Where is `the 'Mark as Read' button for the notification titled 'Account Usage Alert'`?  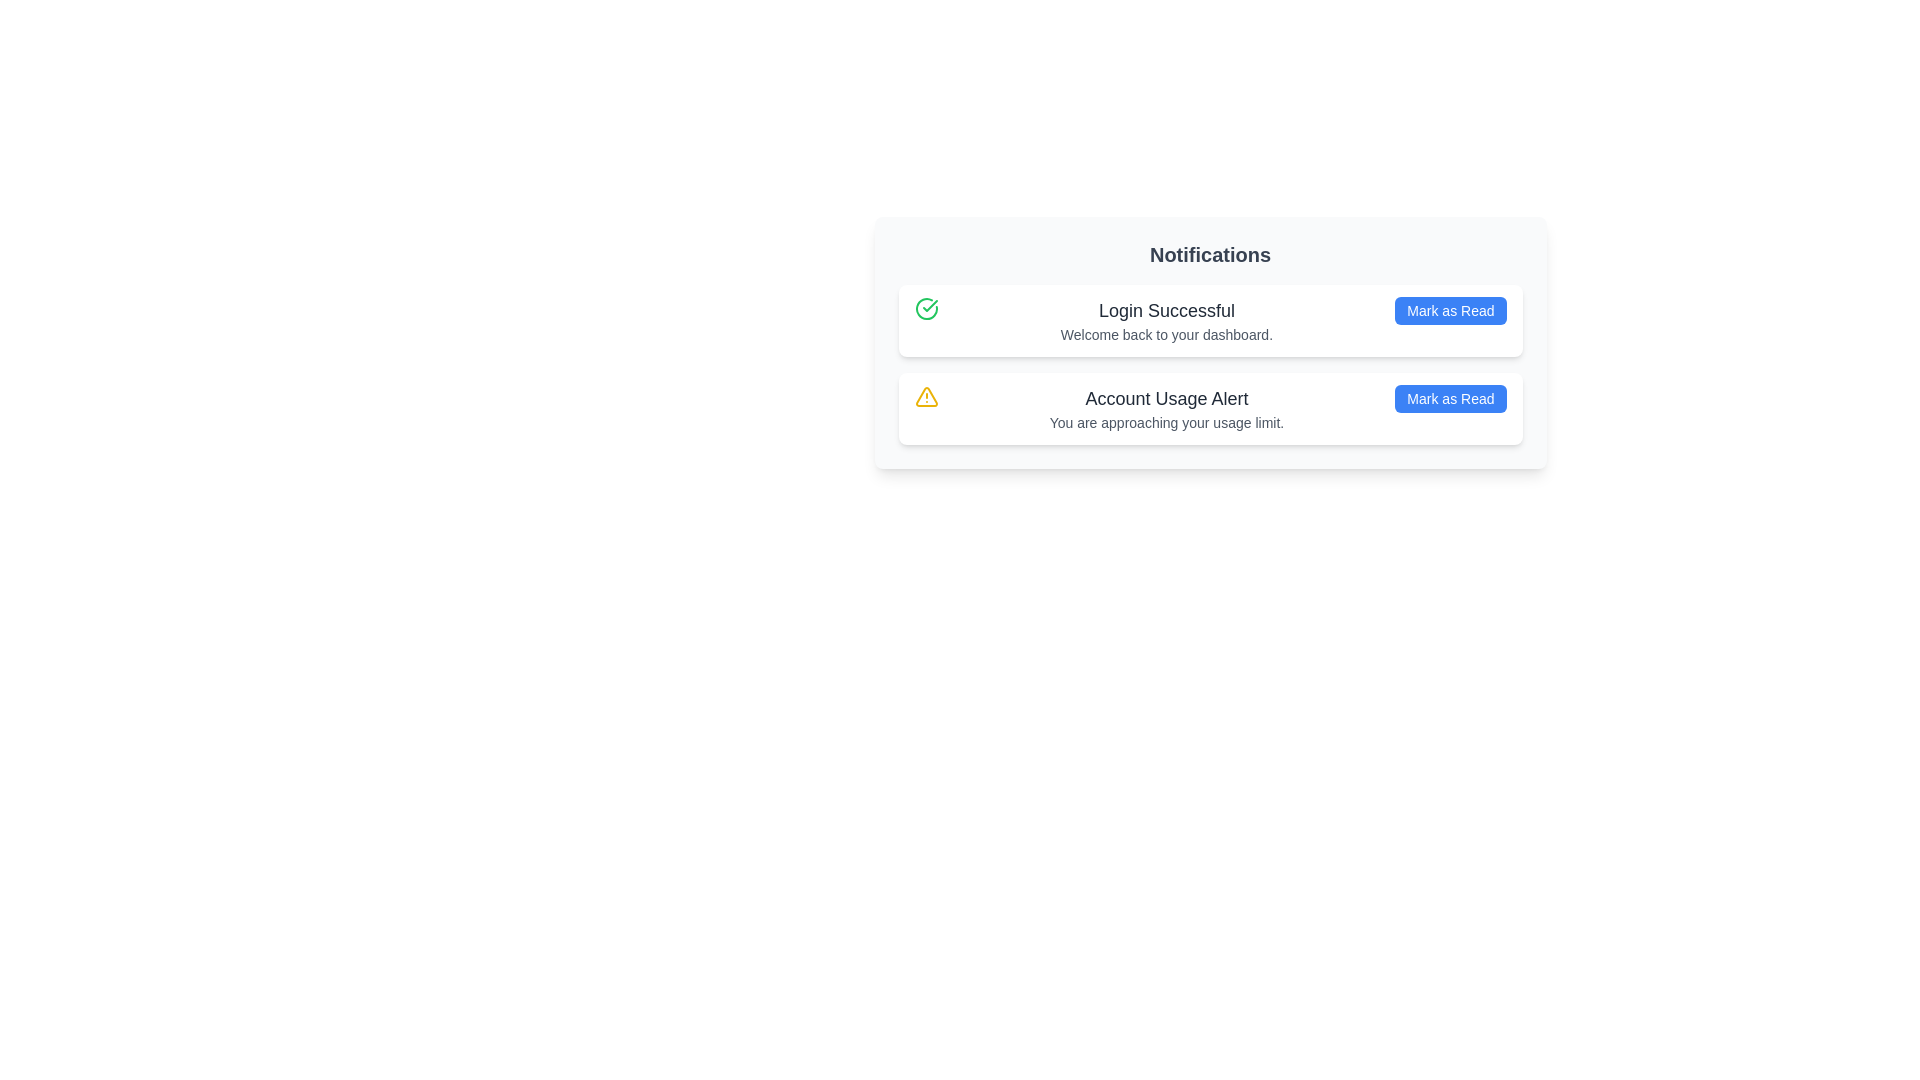
the 'Mark as Read' button for the notification titled 'Account Usage Alert' is located at coordinates (1450, 398).